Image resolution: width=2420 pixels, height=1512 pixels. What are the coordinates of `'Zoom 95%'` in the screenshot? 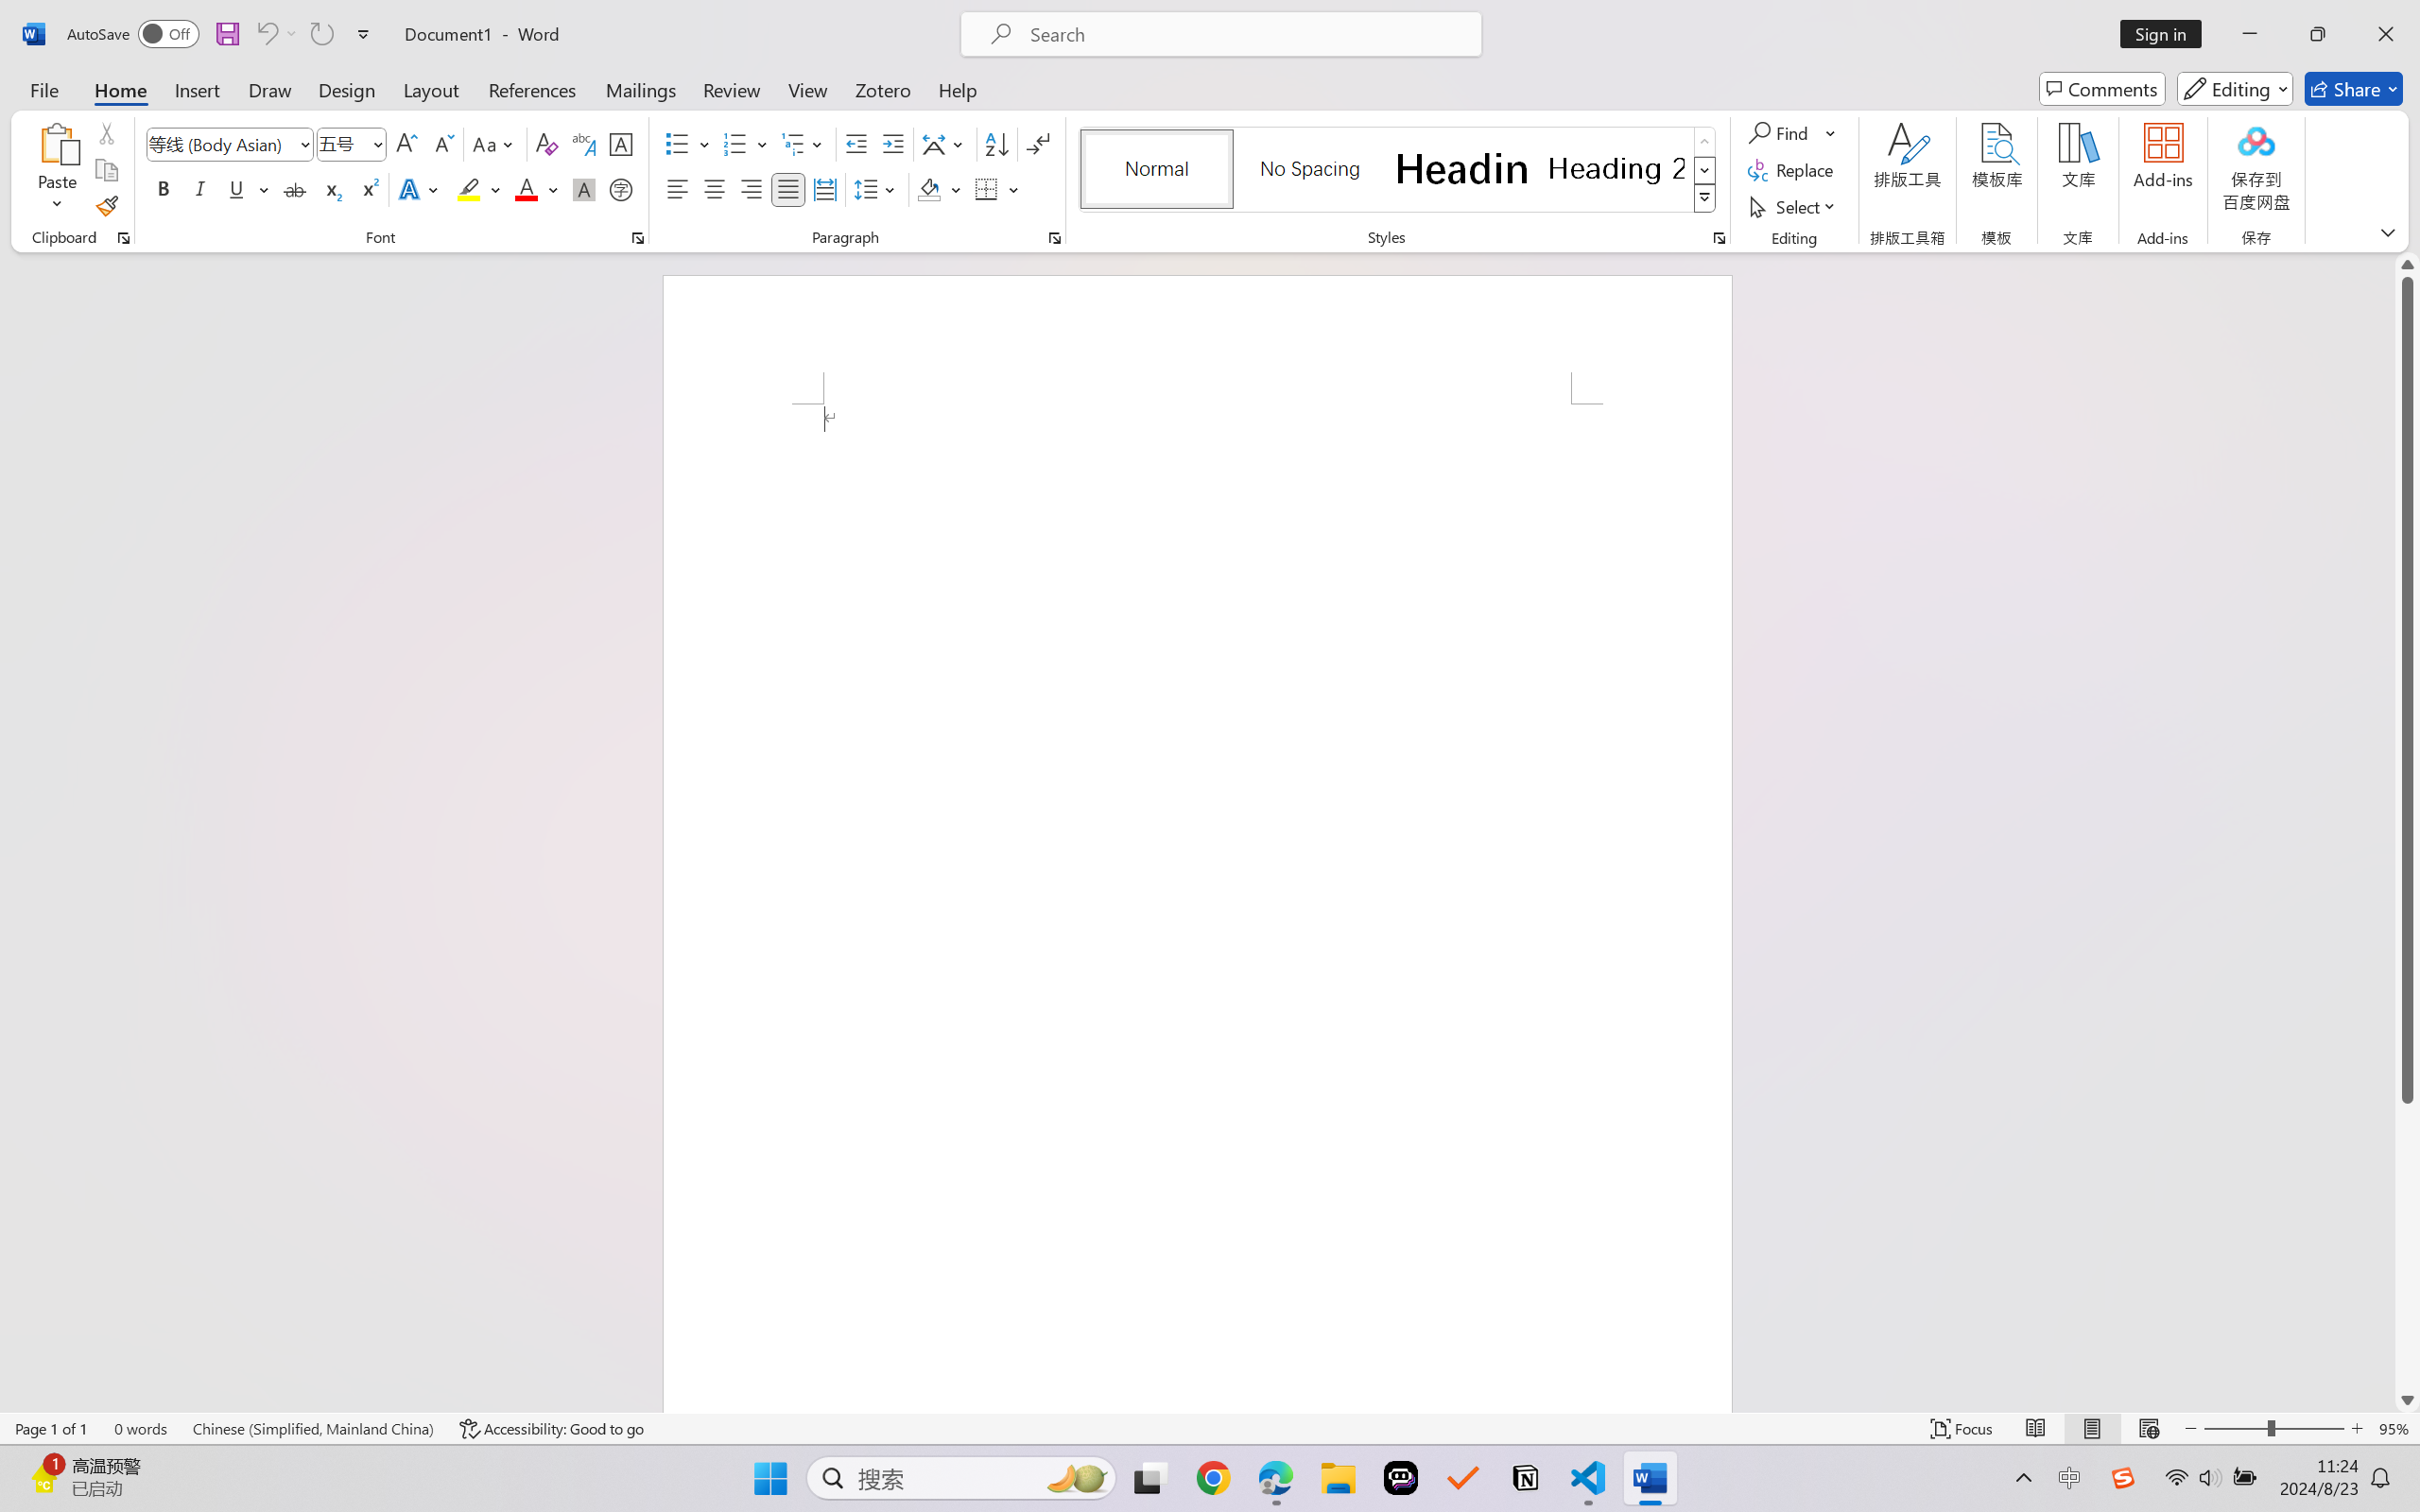 It's located at (2394, 1428).